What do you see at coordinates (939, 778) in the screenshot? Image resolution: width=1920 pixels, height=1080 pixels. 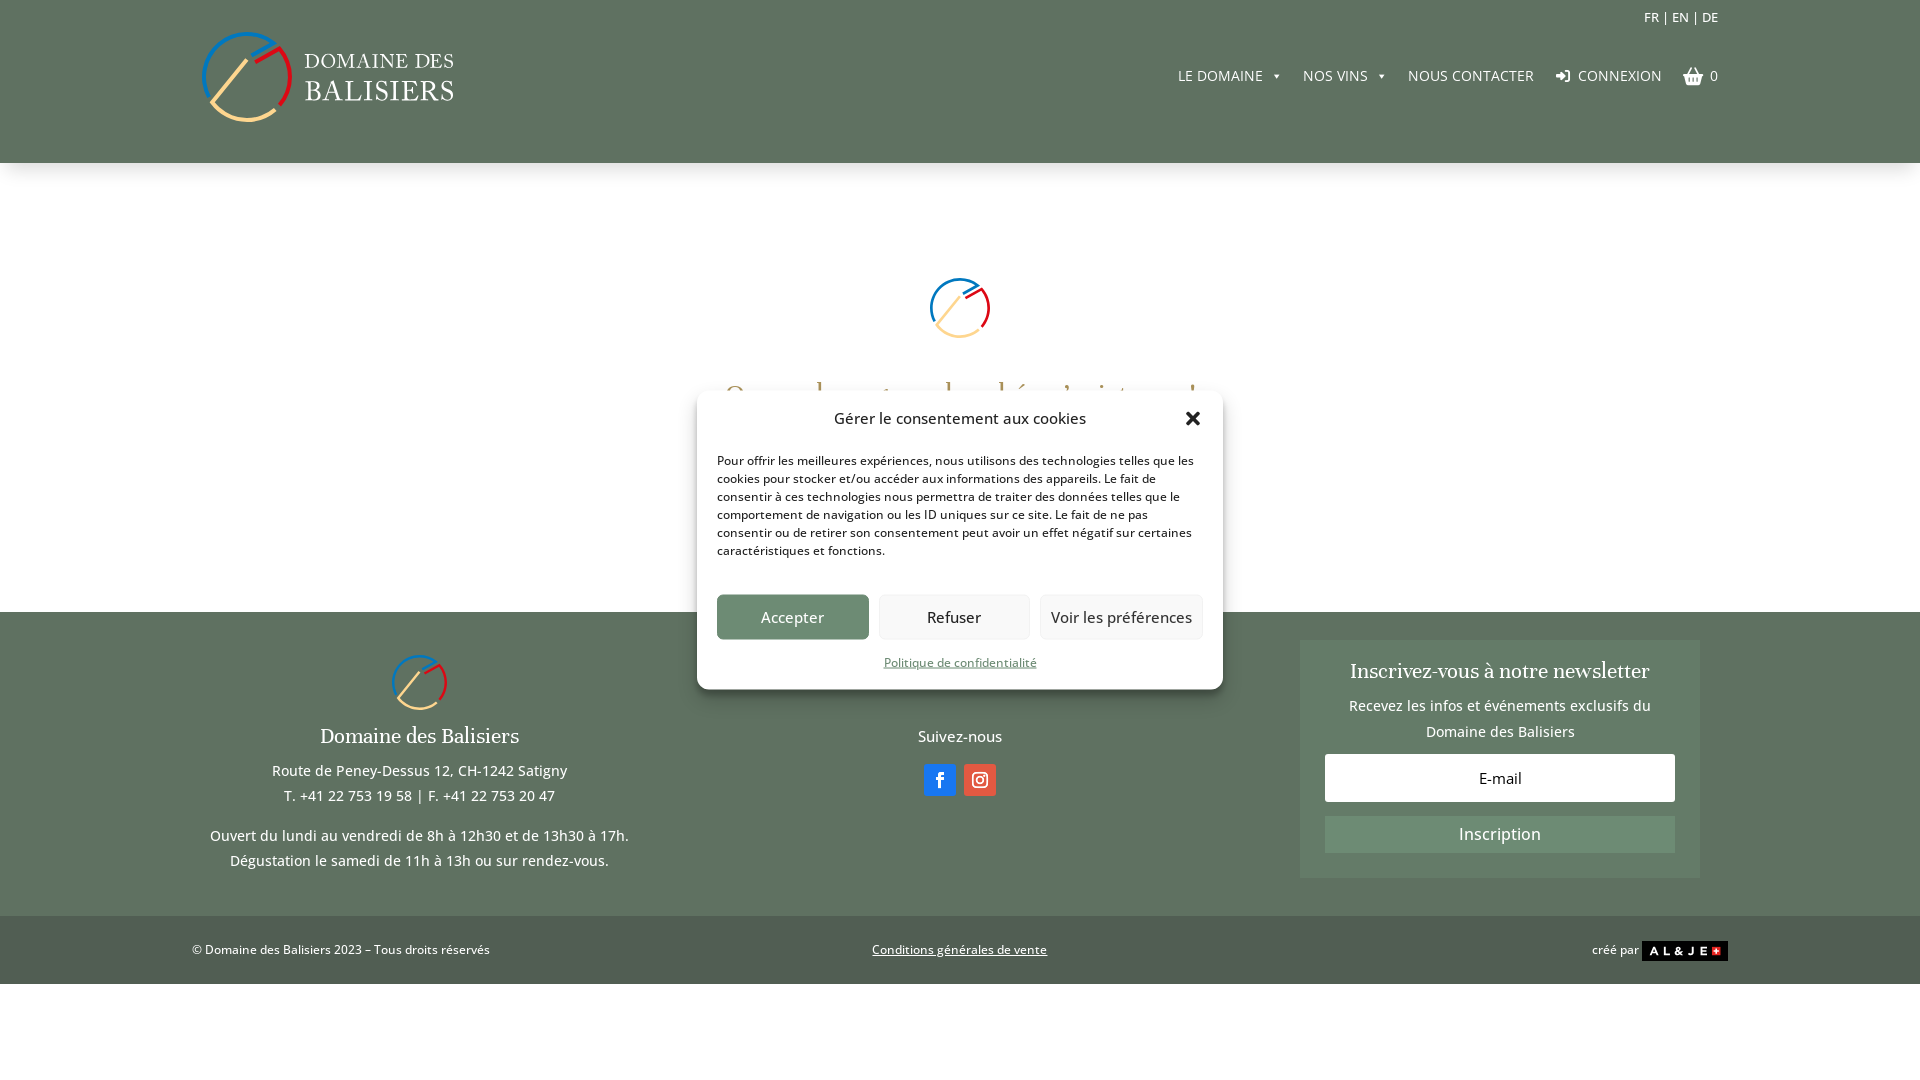 I see `'Suivez sur Facebook'` at bounding box center [939, 778].